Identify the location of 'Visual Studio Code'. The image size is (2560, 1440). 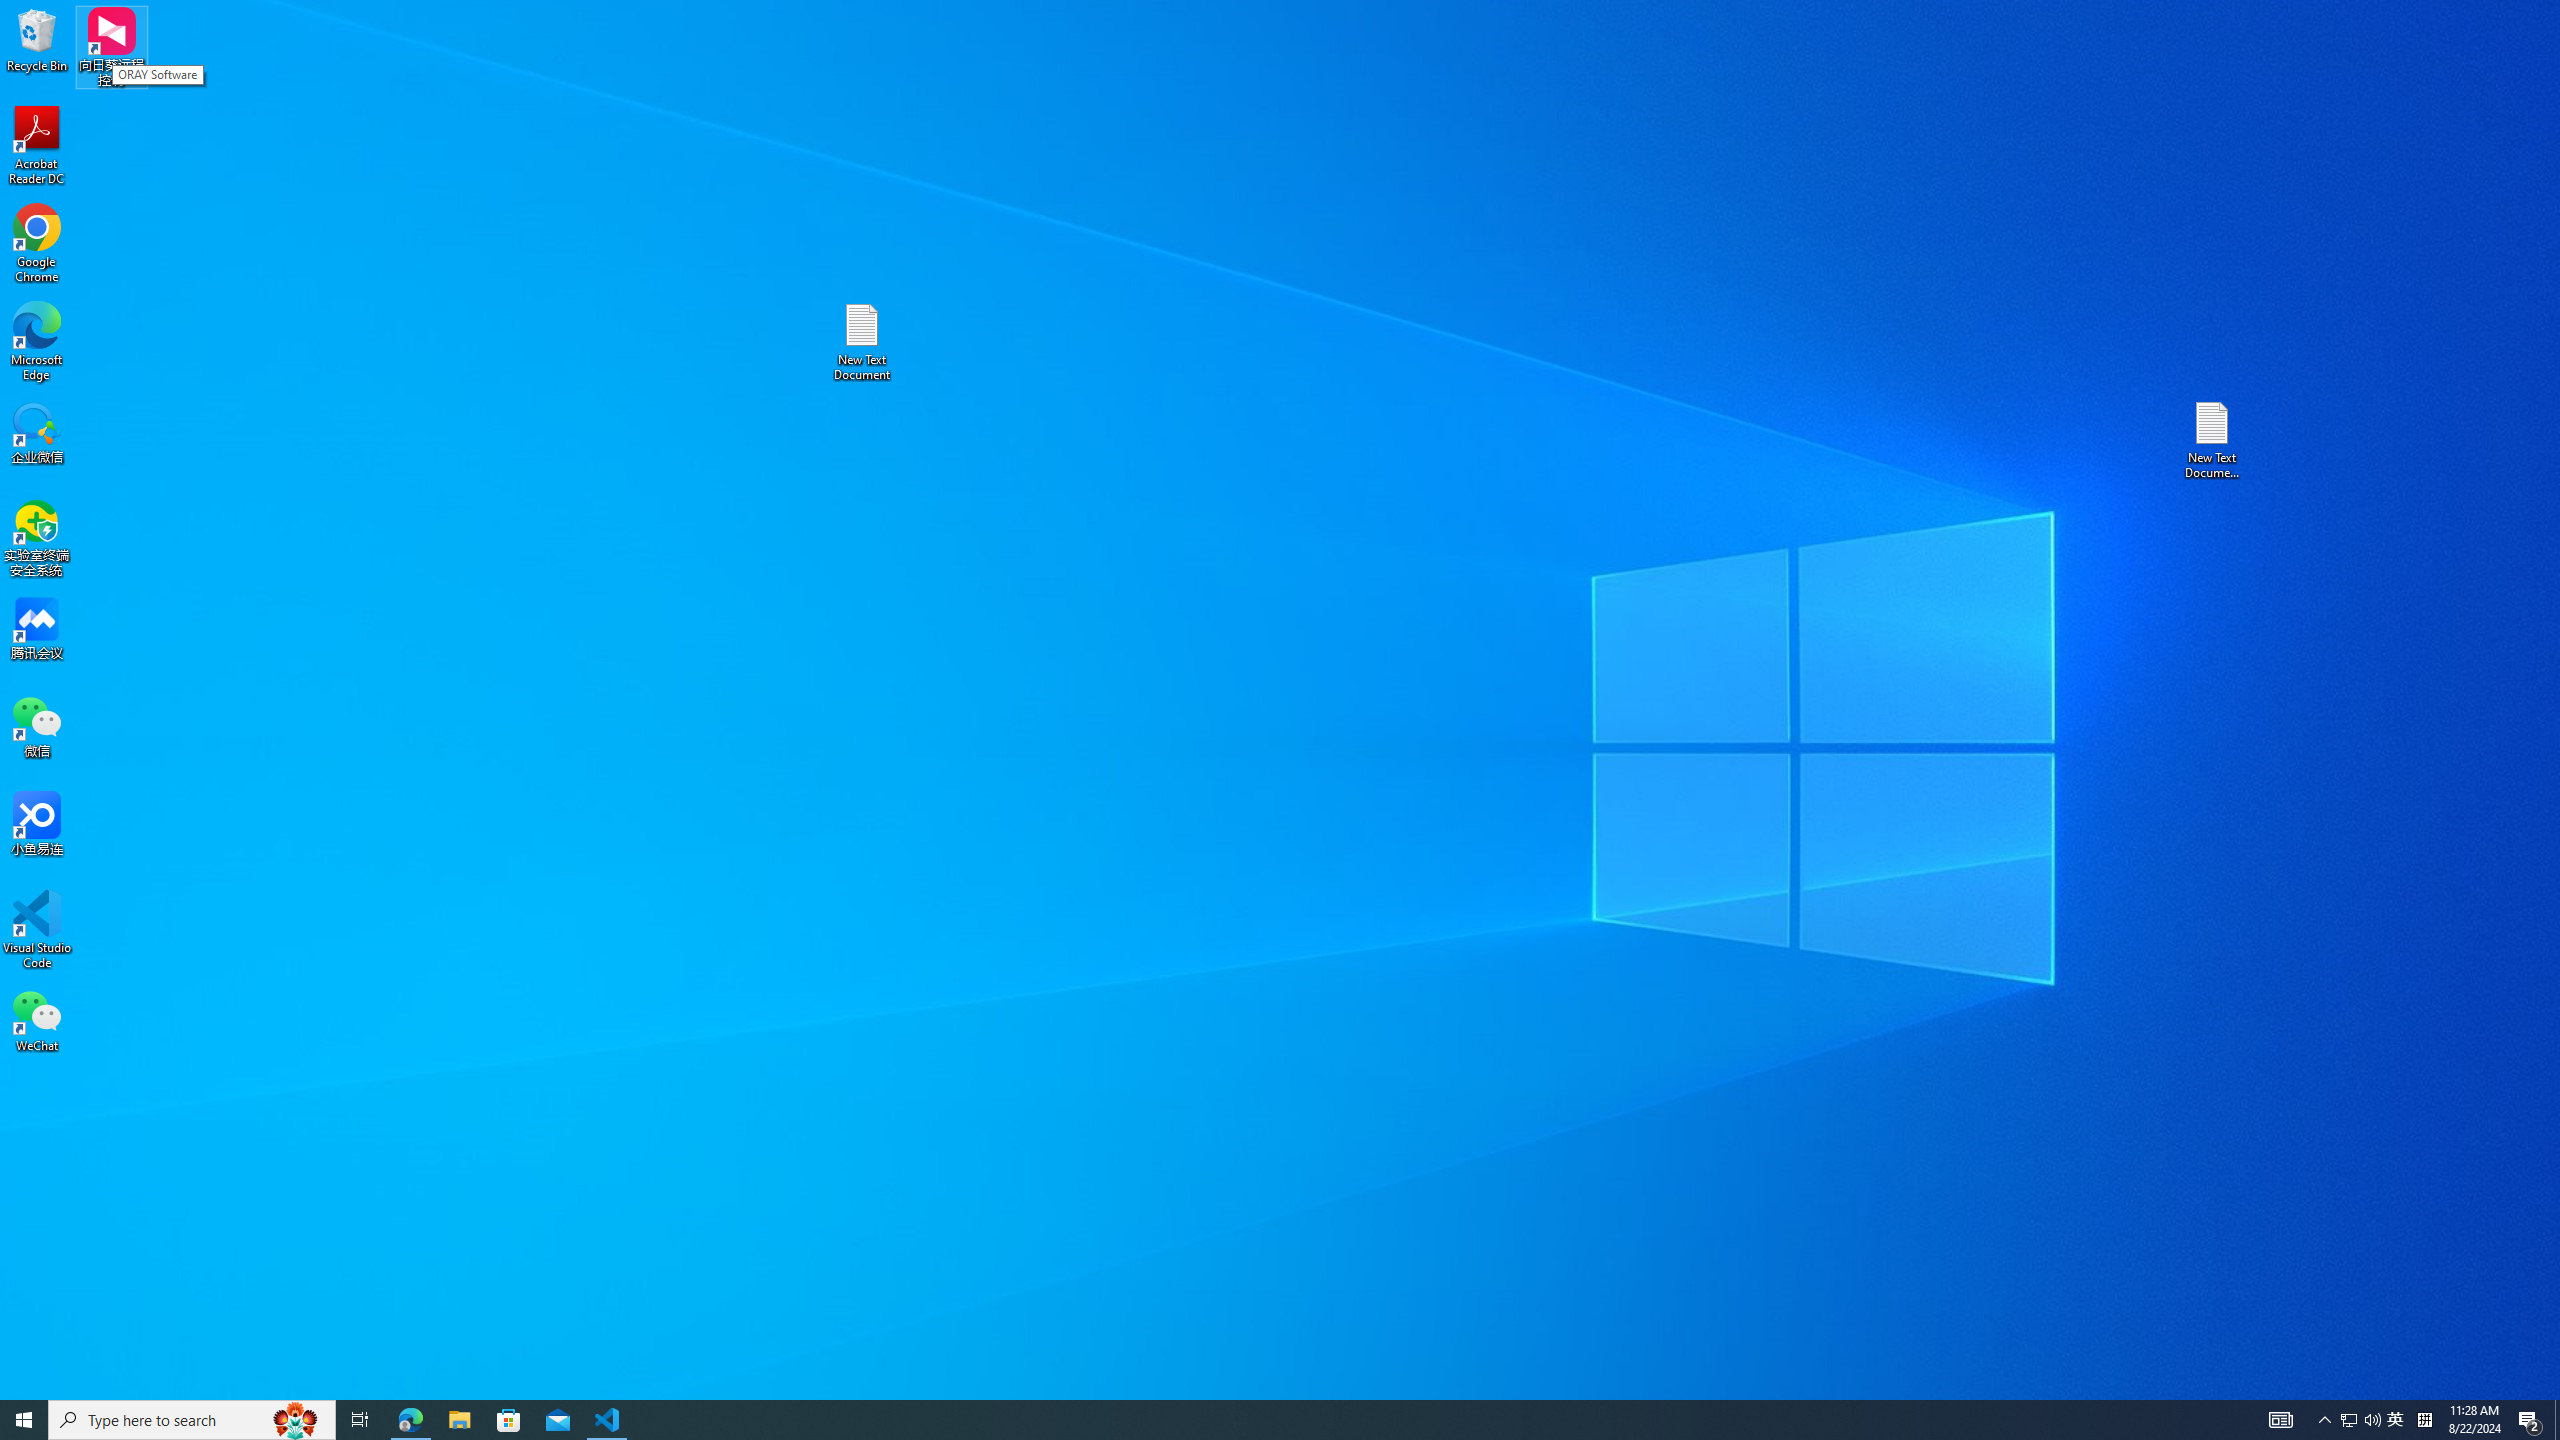
(36, 928).